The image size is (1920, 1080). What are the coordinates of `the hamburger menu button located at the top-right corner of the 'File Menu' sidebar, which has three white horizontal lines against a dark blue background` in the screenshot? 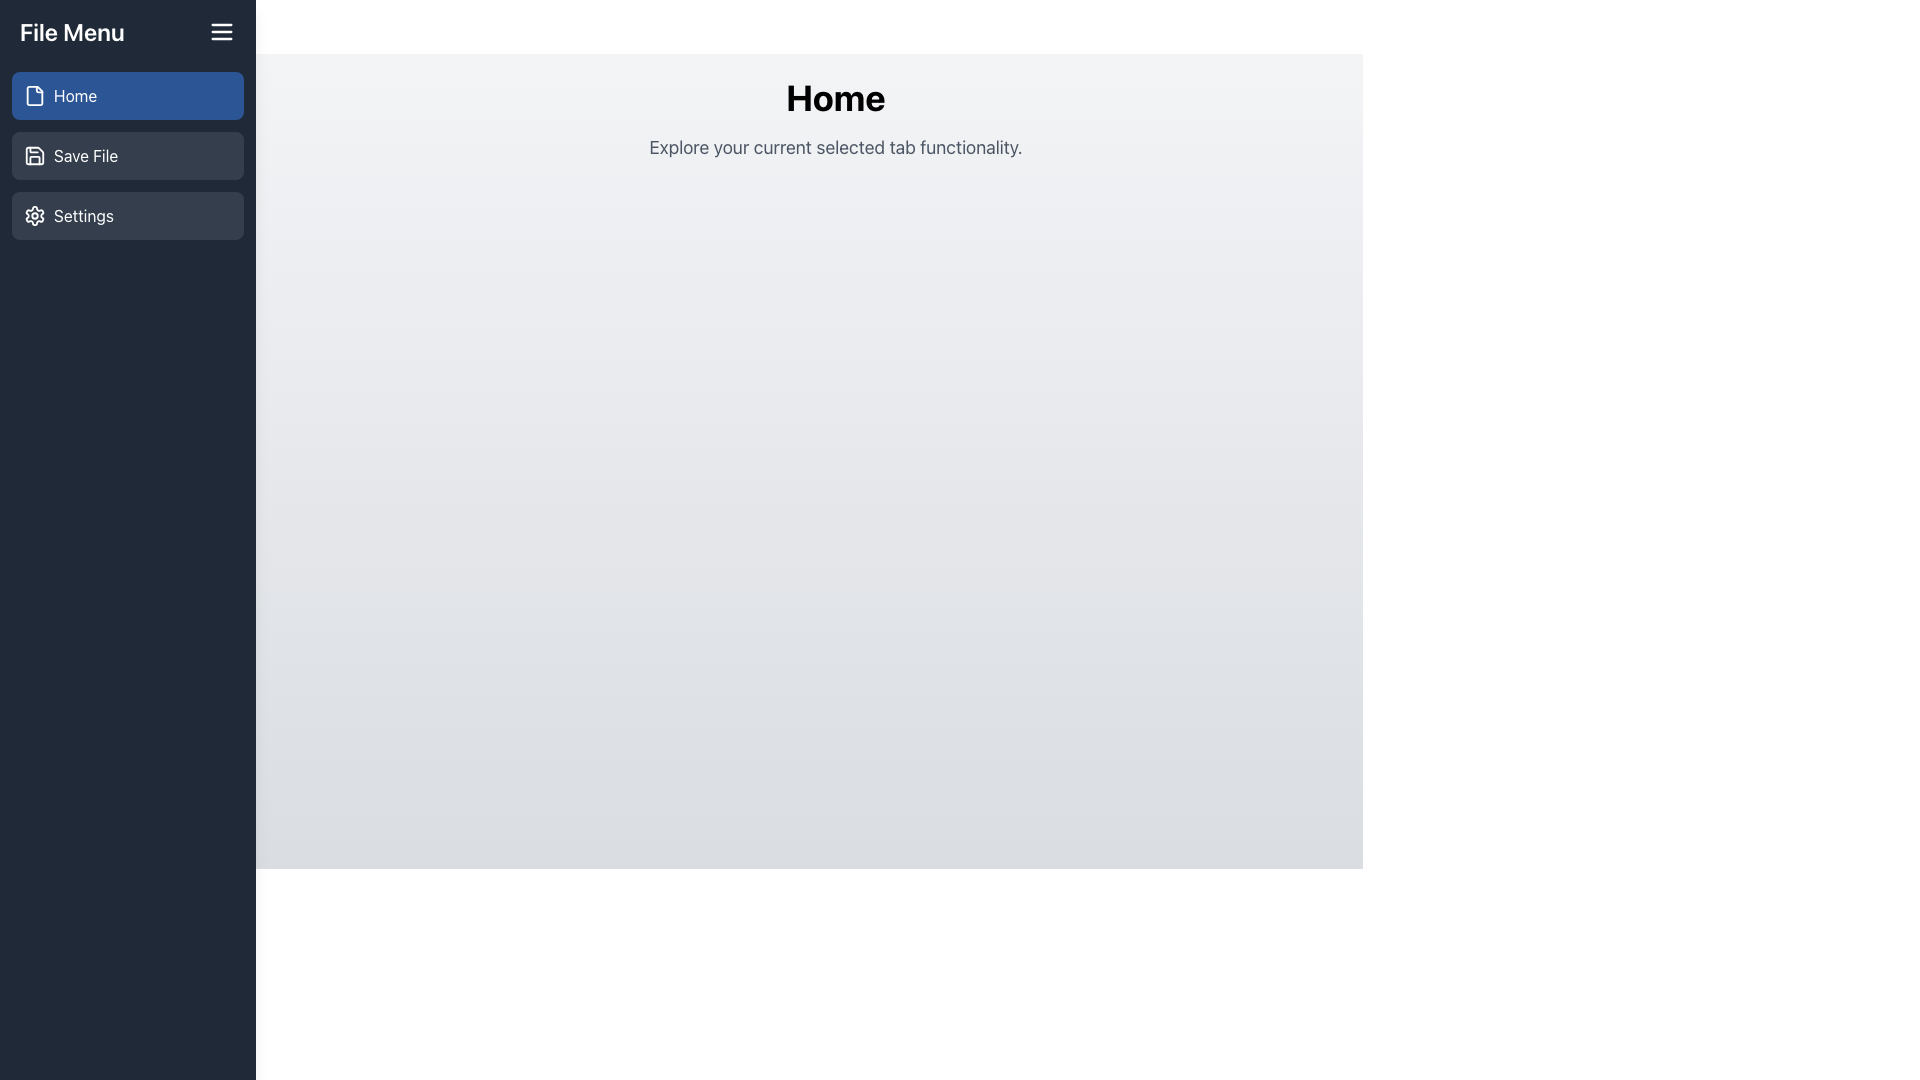 It's located at (221, 31).